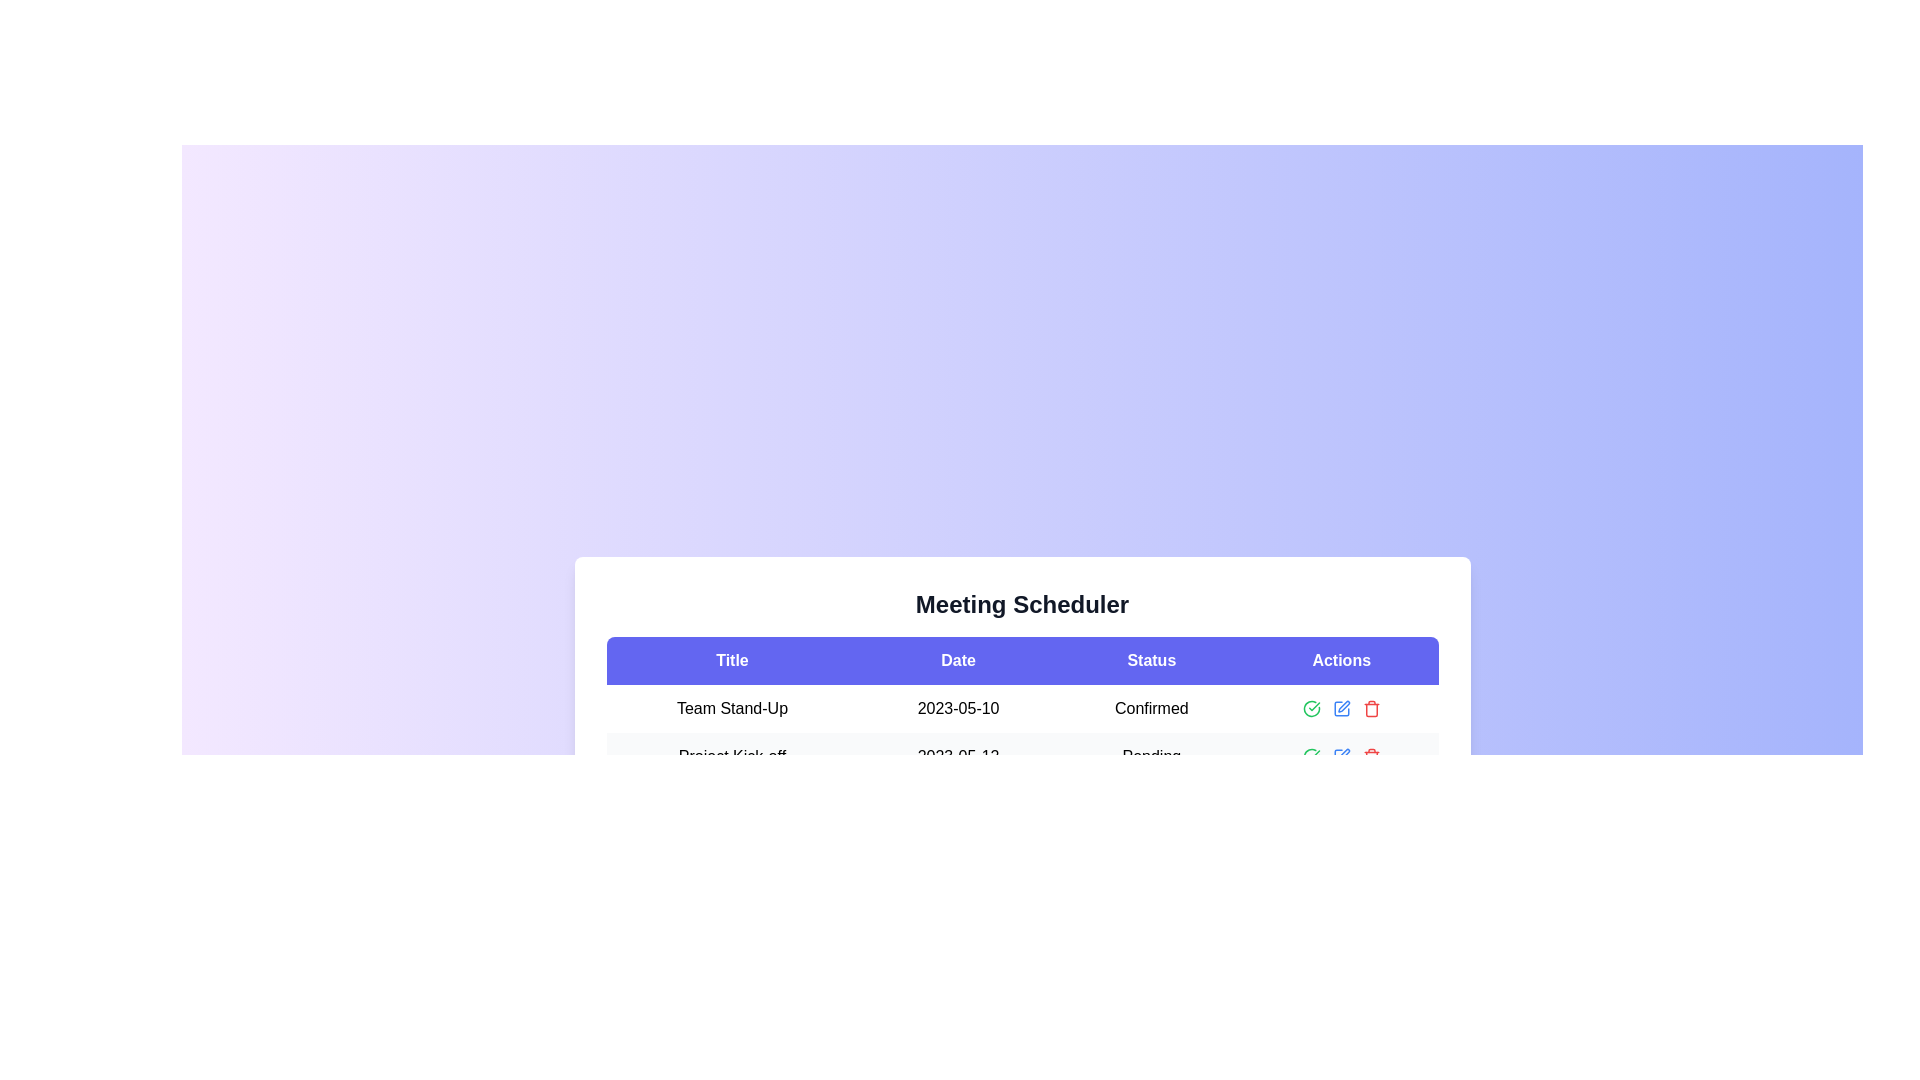 This screenshot has height=1080, width=1920. What do you see at coordinates (1311, 708) in the screenshot?
I see `the green circular icon button with a check mark inside to confirm the action in the meeting scheduler table` at bounding box center [1311, 708].